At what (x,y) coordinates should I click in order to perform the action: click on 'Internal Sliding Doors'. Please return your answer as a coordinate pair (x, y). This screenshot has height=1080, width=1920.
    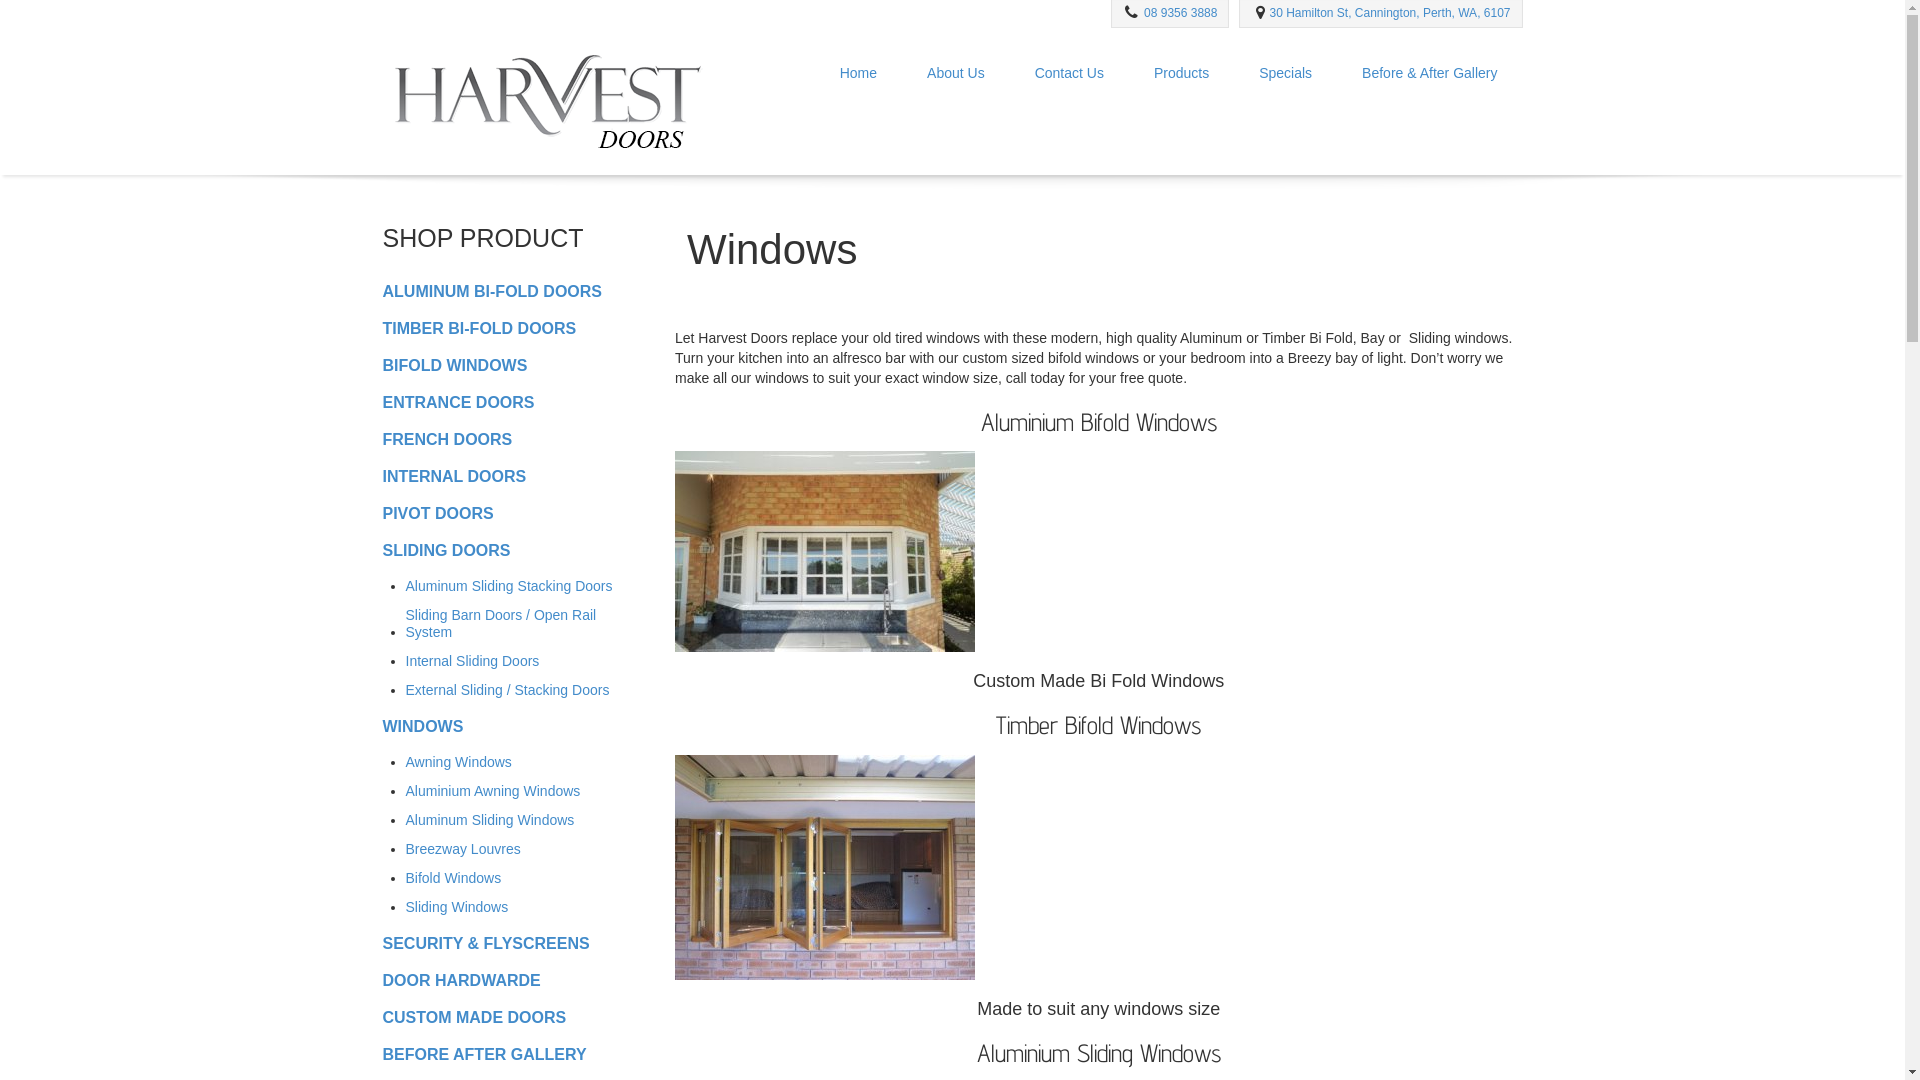
    Looking at the image, I should click on (472, 660).